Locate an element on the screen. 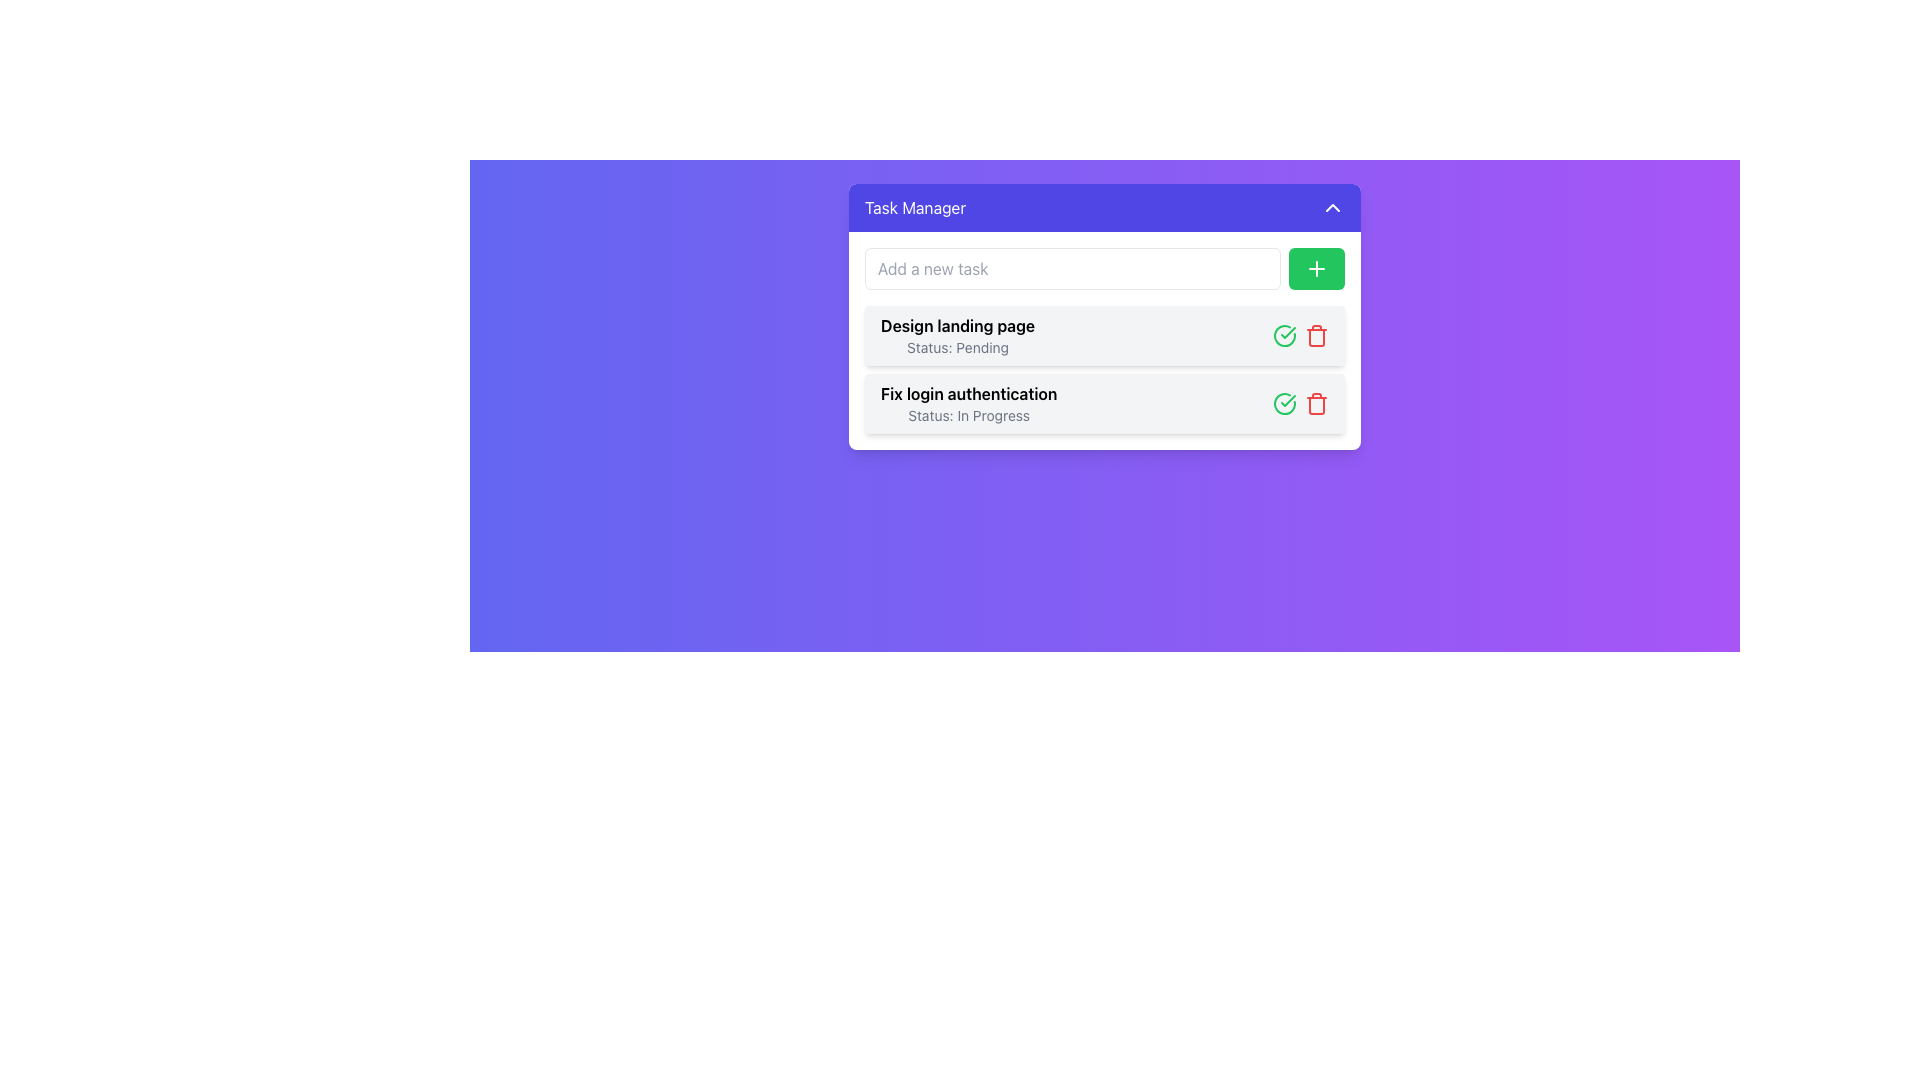  the button located to the right of the 'Add a new task' text input field is located at coordinates (1316, 268).